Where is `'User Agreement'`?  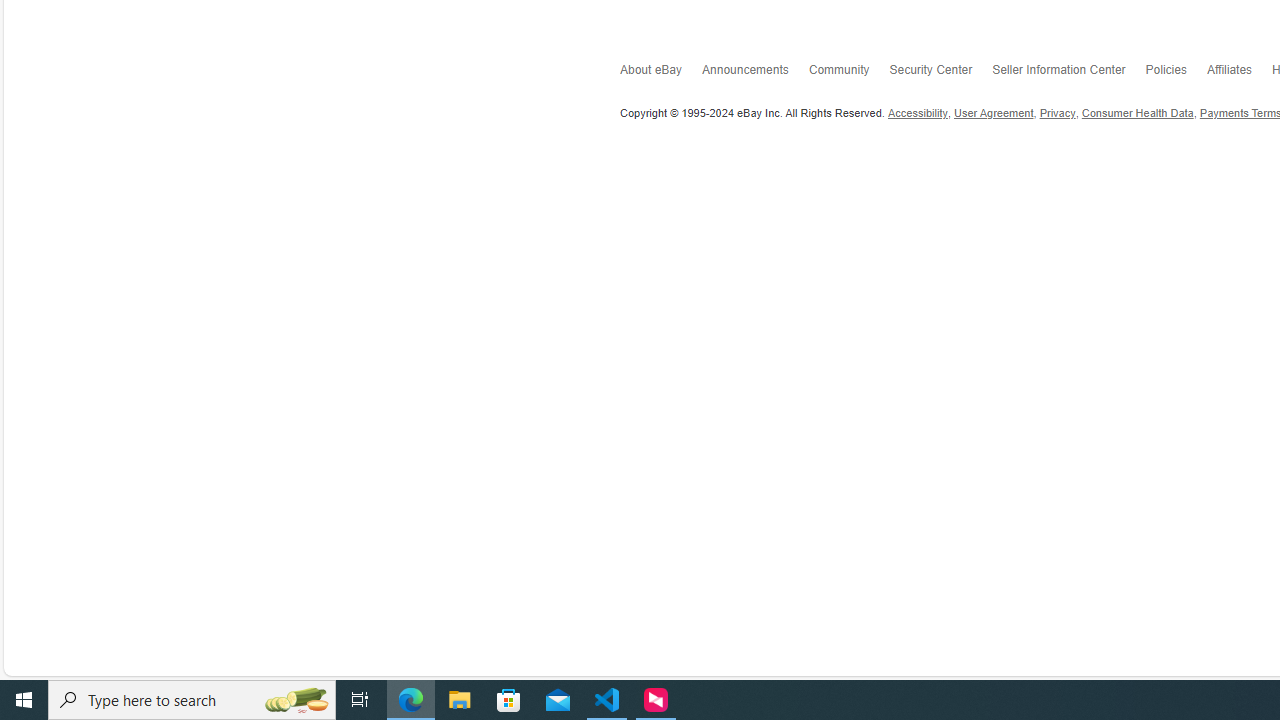
'User Agreement' is located at coordinates (993, 113).